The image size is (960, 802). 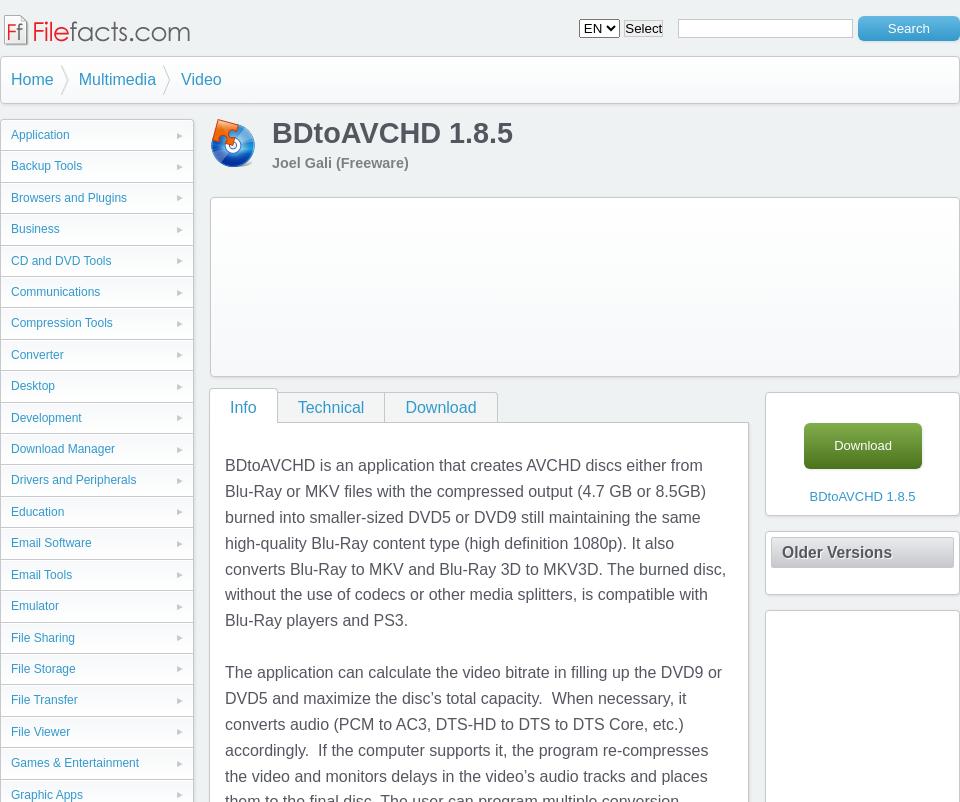 What do you see at coordinates (225, 542) in the screenshot?
I see `'BDtoAVCHD is an application that creates AVCHD discs either from Blu-Ray or MKV files with the compressed output (4.7 GB or 8.5GB) burned into smaller-sized DVD5 or DVD9 still maintaining the same high-quality Blu-Ray content type (high definition 1080p). It also converts Blu-Ray to MKV and Blu-Ray 3D to MKV3D. The burned disc, without the use of codecs or other media splitters, is compatible with Blu-Ray players and PS3.'` at bounding box center [225, 542].